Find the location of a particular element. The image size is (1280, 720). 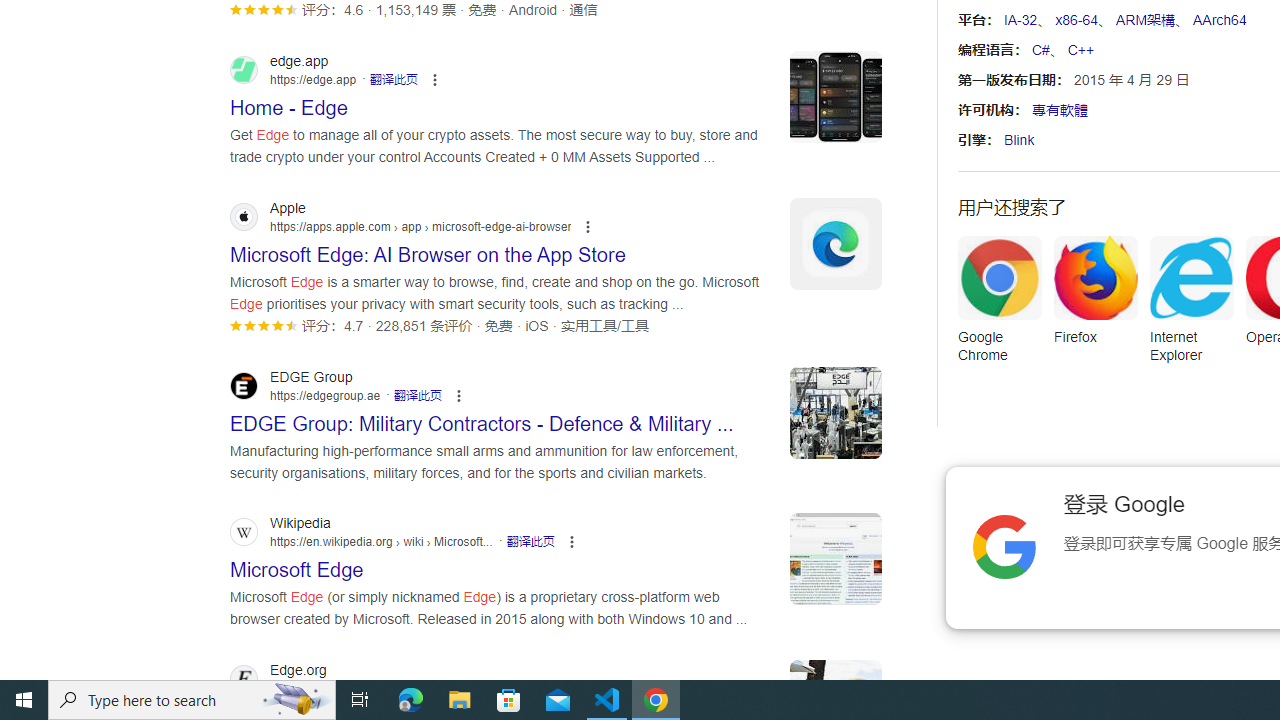

'C++' is located at coordinates (1079, 49).